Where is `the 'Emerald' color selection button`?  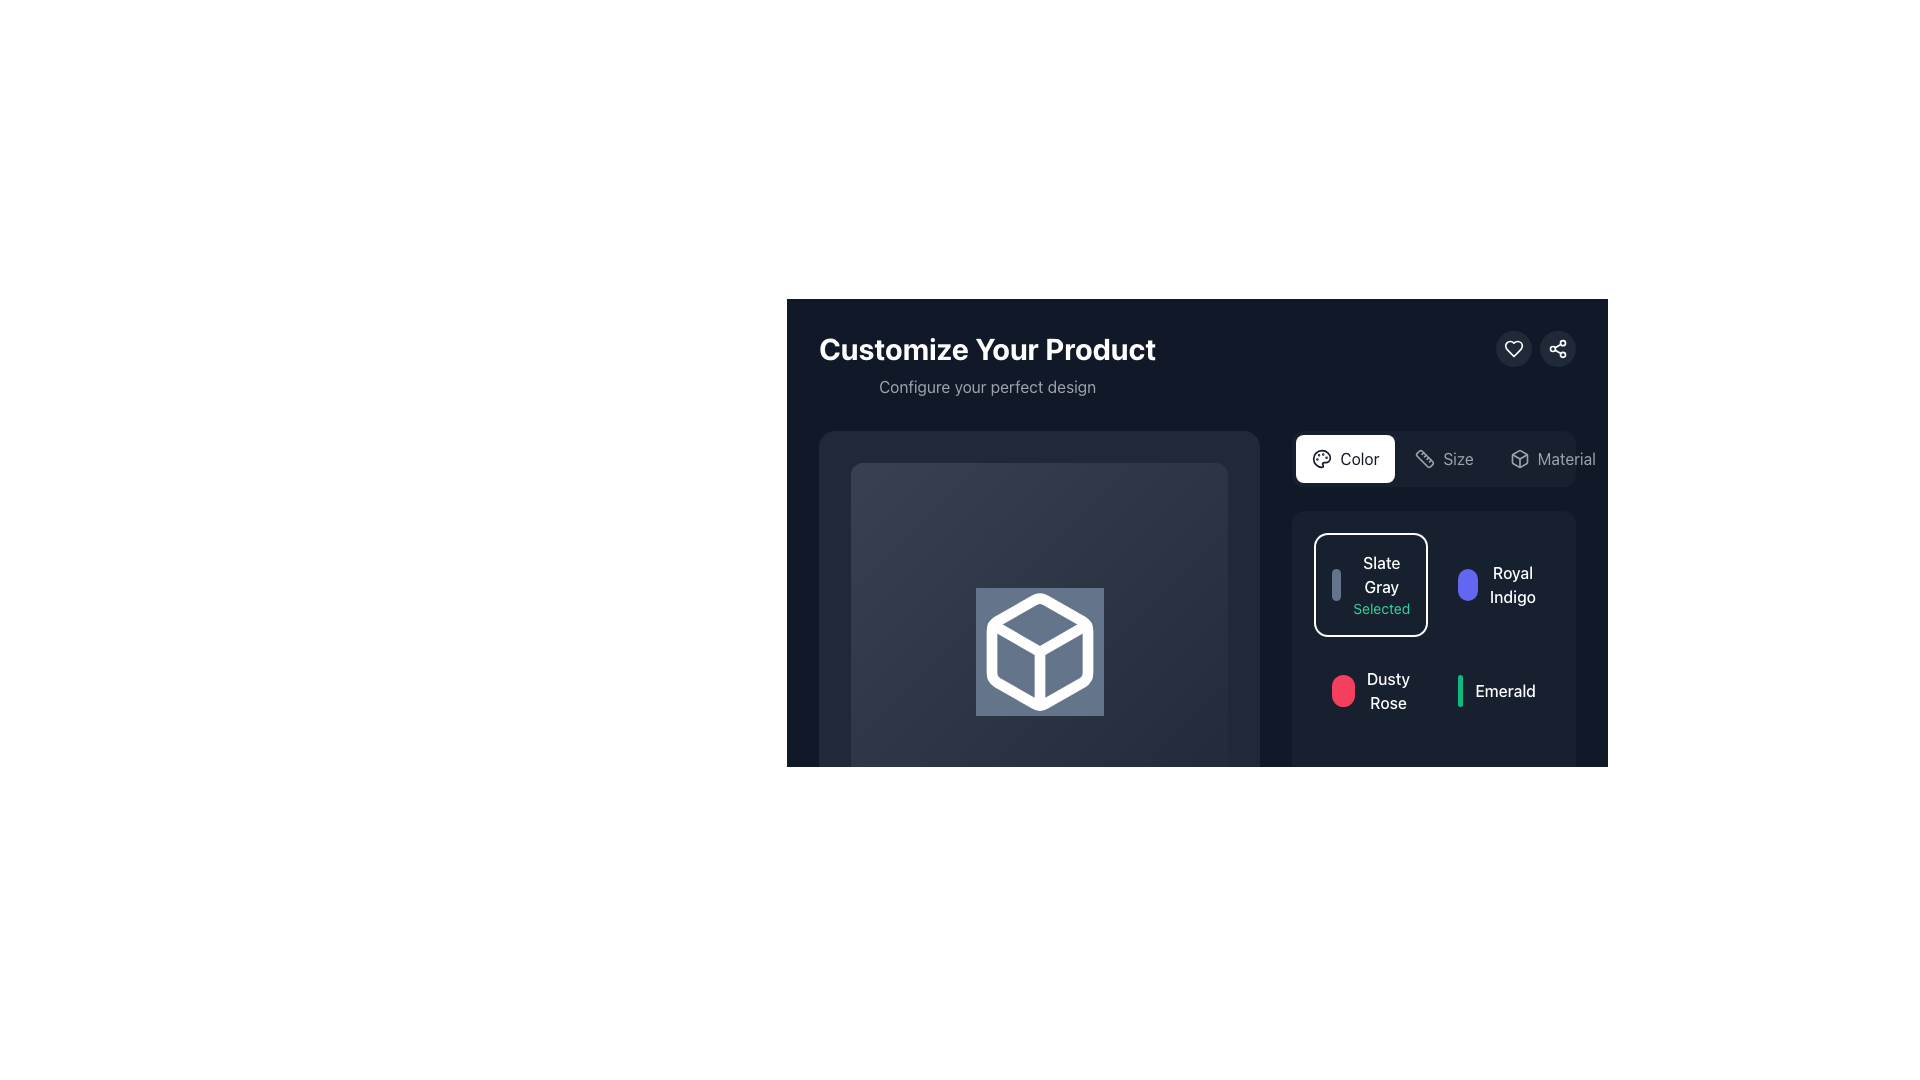 the 'Emerald' color selection button is located at coordinates (1459, 689).